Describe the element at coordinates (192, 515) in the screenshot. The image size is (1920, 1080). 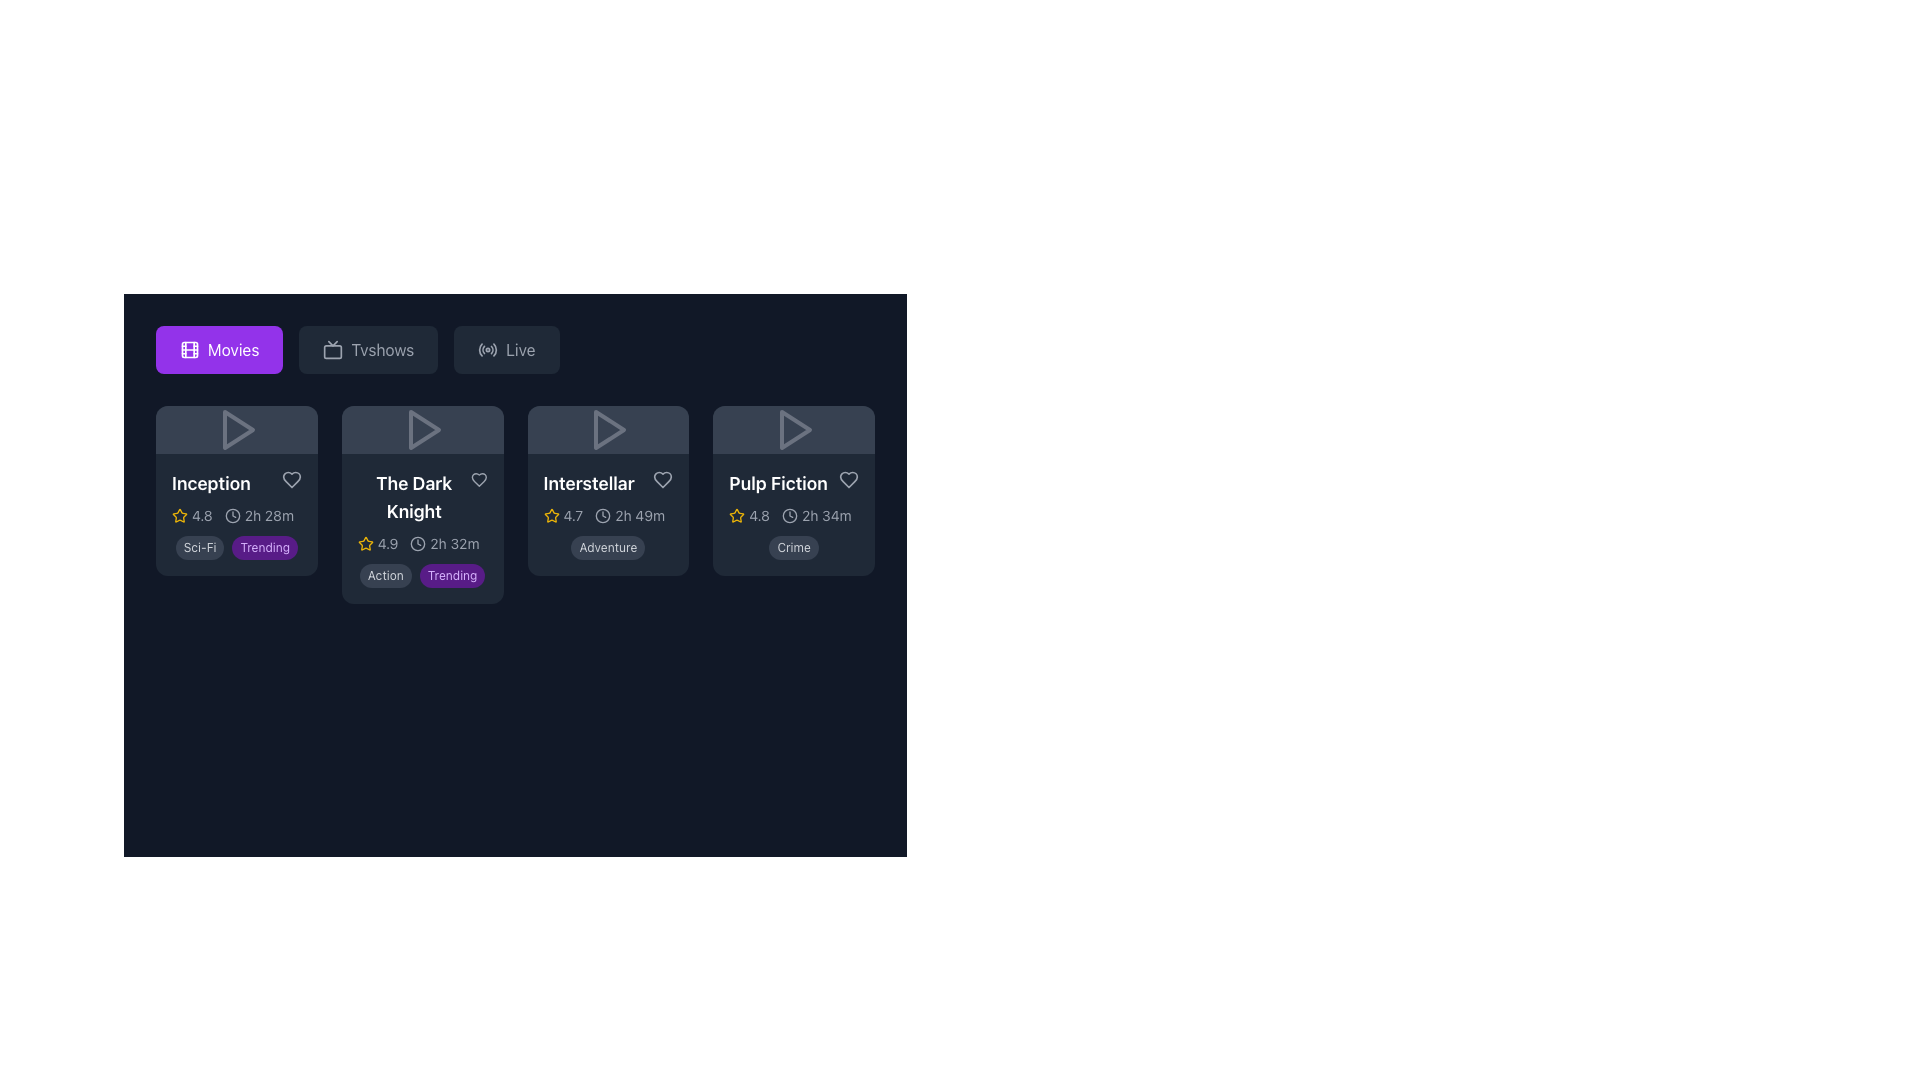
I see `the Rating display for the movie 'Inception', which is located on the leftmost side of its group within the card` at that location.